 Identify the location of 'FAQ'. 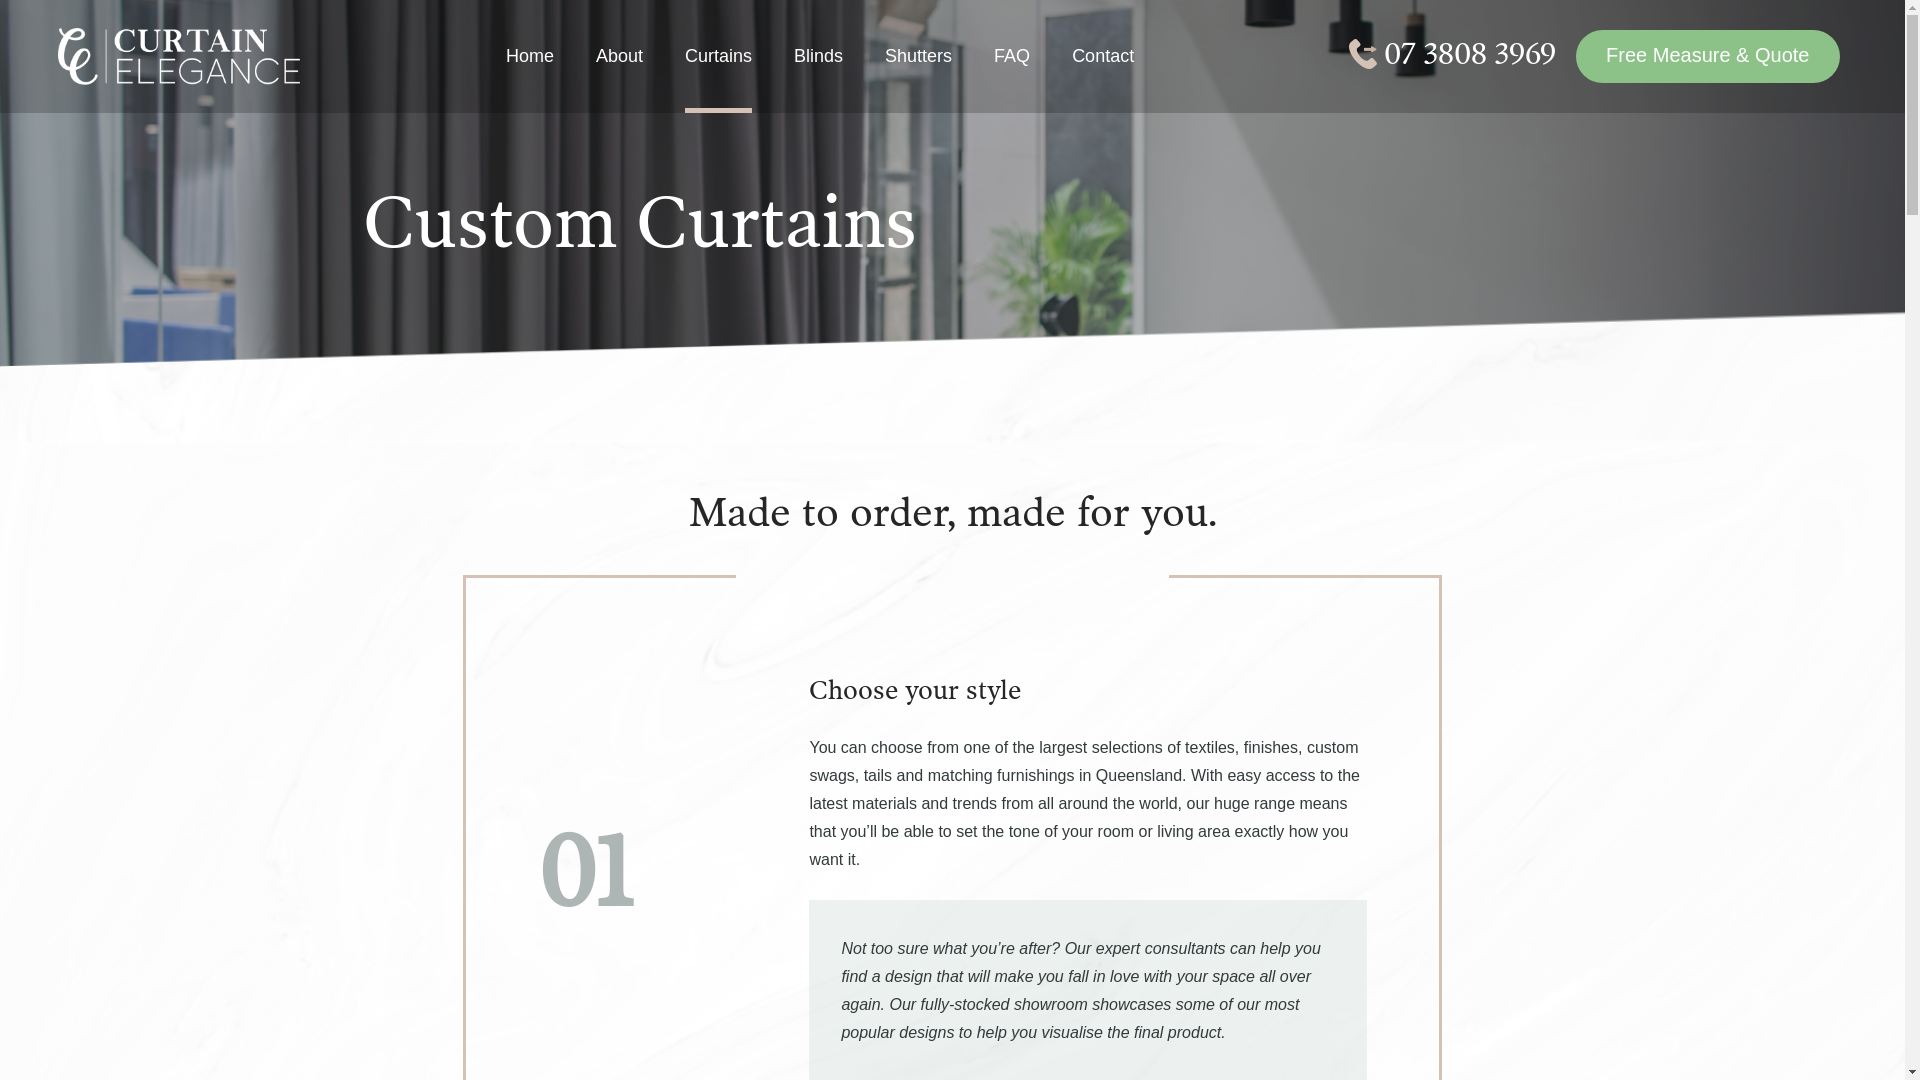
(993, 76).